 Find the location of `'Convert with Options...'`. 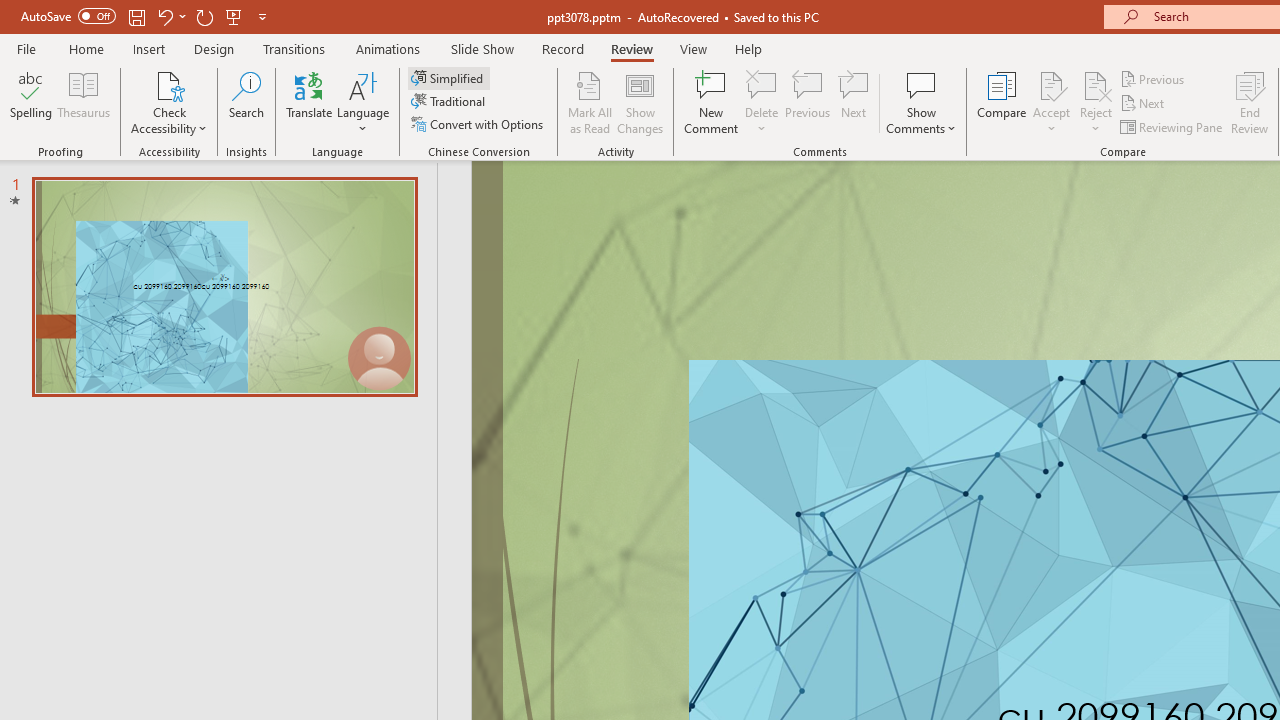

'Convert with Options...' is located at coordinates (478, 124).